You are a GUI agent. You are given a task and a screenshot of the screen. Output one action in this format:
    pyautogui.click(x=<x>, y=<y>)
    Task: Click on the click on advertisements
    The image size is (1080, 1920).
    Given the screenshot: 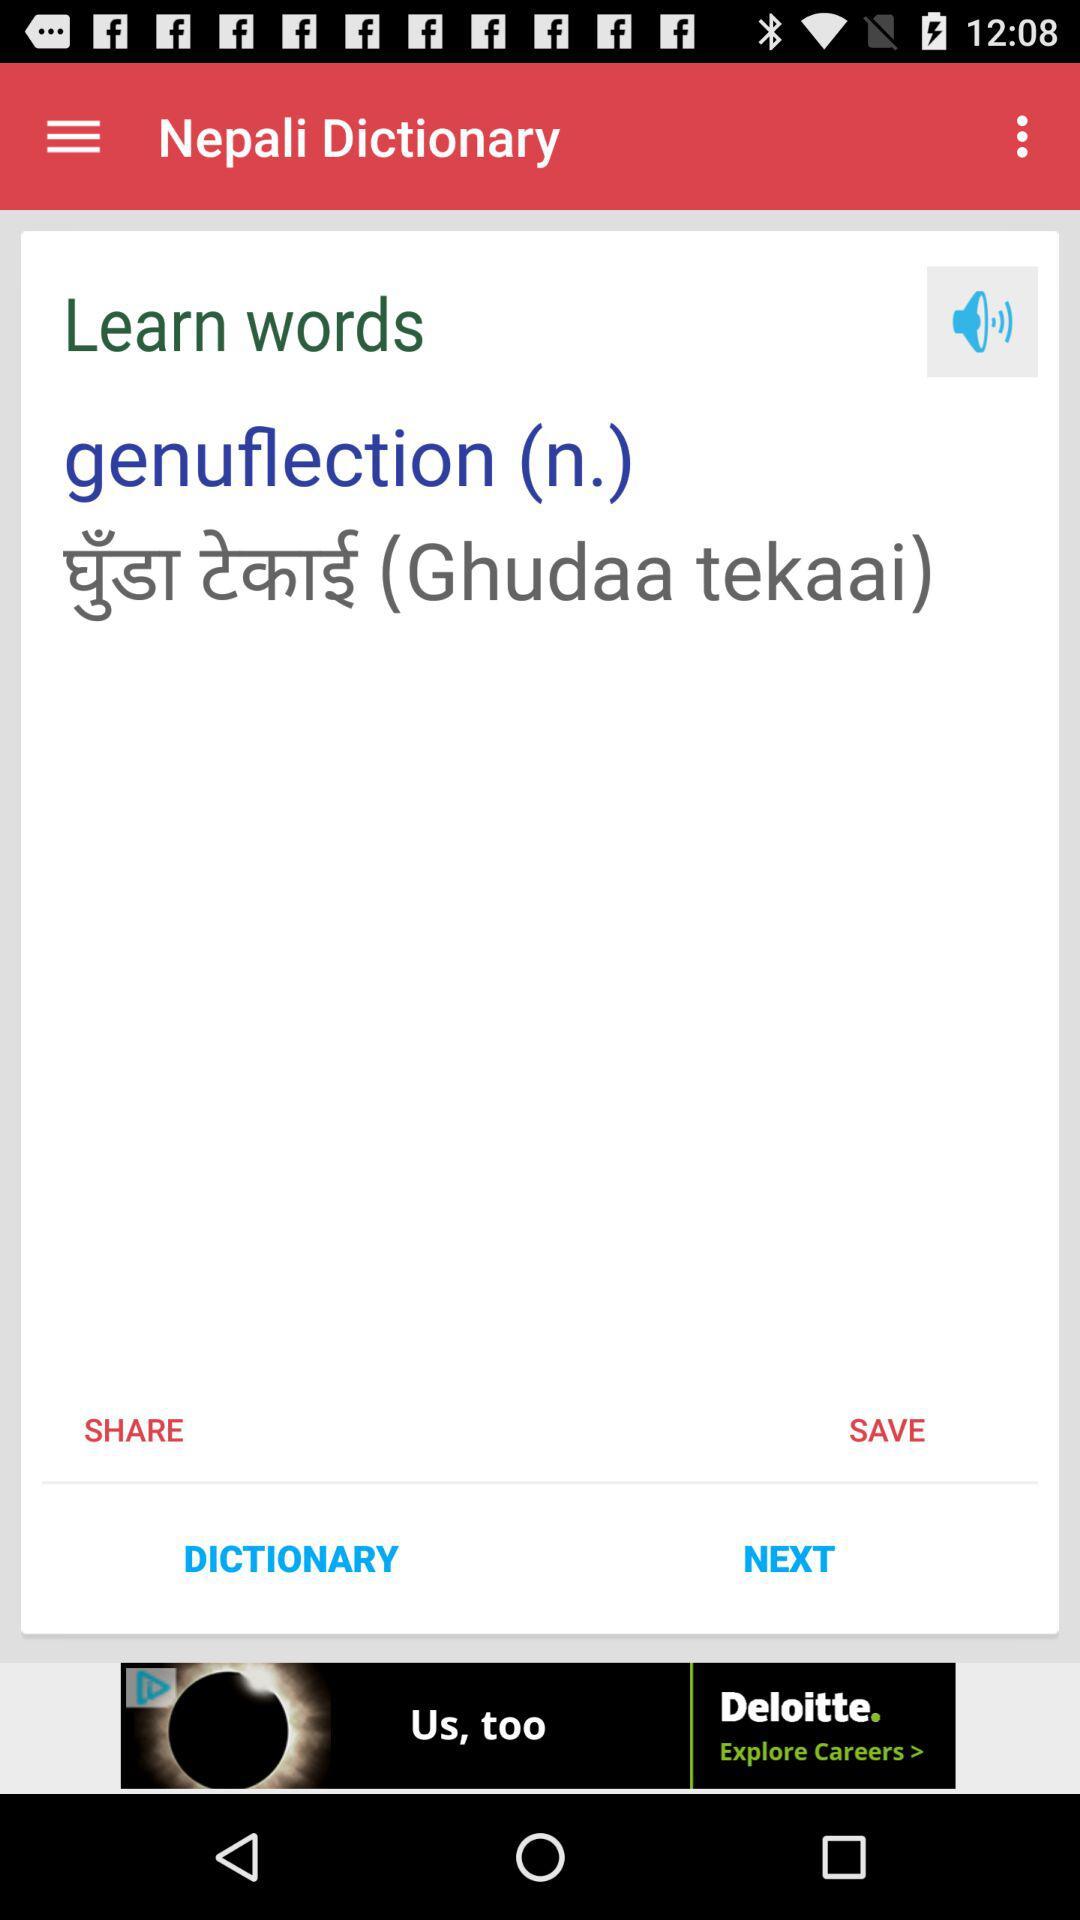 What is the action you would take?
    pyautogui.click(x=540, y=1727)
    